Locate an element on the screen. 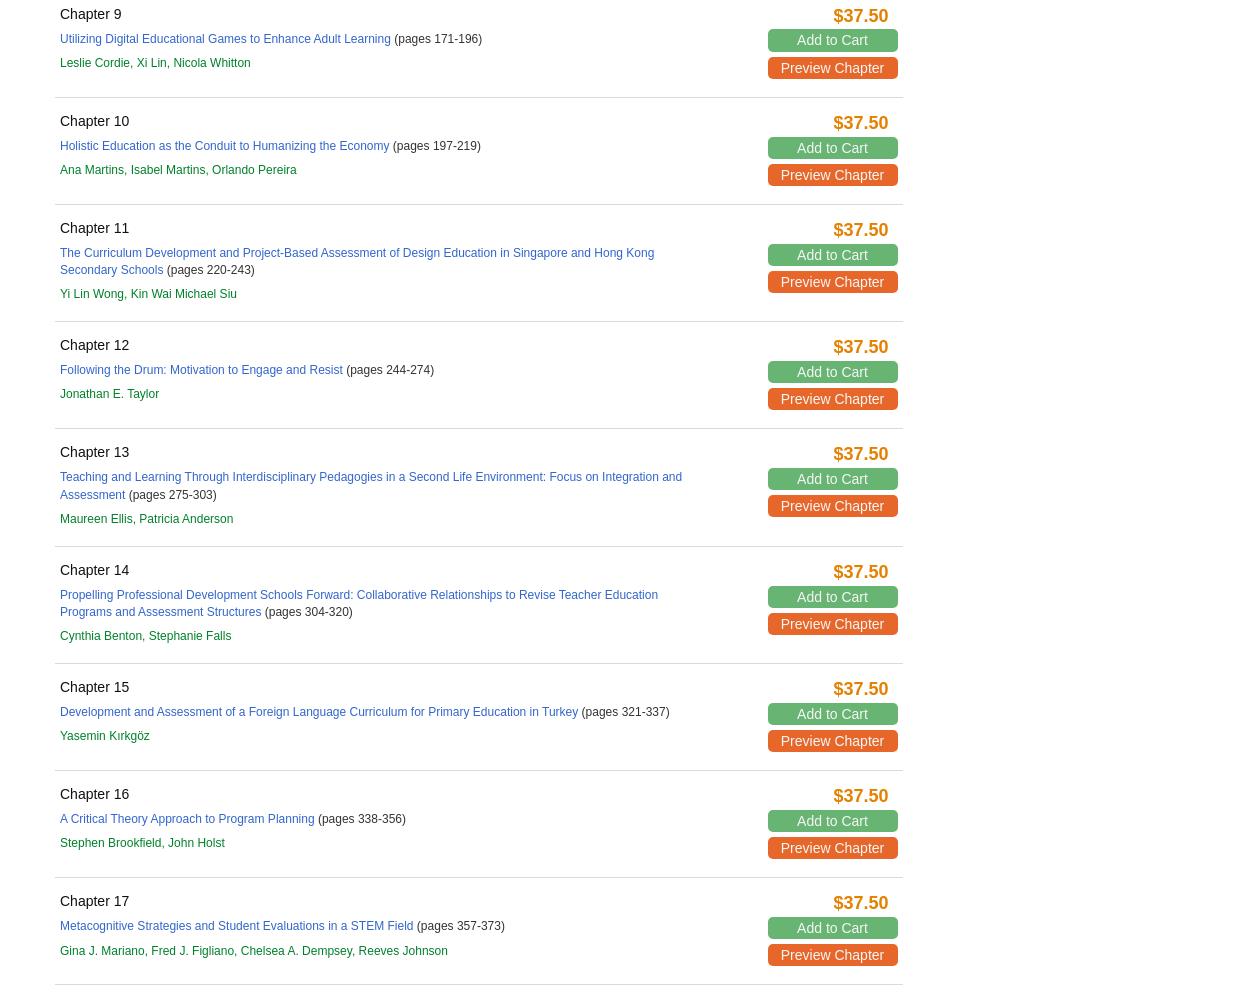  '(pages 304-320)' is located at coordinates (261, 611).